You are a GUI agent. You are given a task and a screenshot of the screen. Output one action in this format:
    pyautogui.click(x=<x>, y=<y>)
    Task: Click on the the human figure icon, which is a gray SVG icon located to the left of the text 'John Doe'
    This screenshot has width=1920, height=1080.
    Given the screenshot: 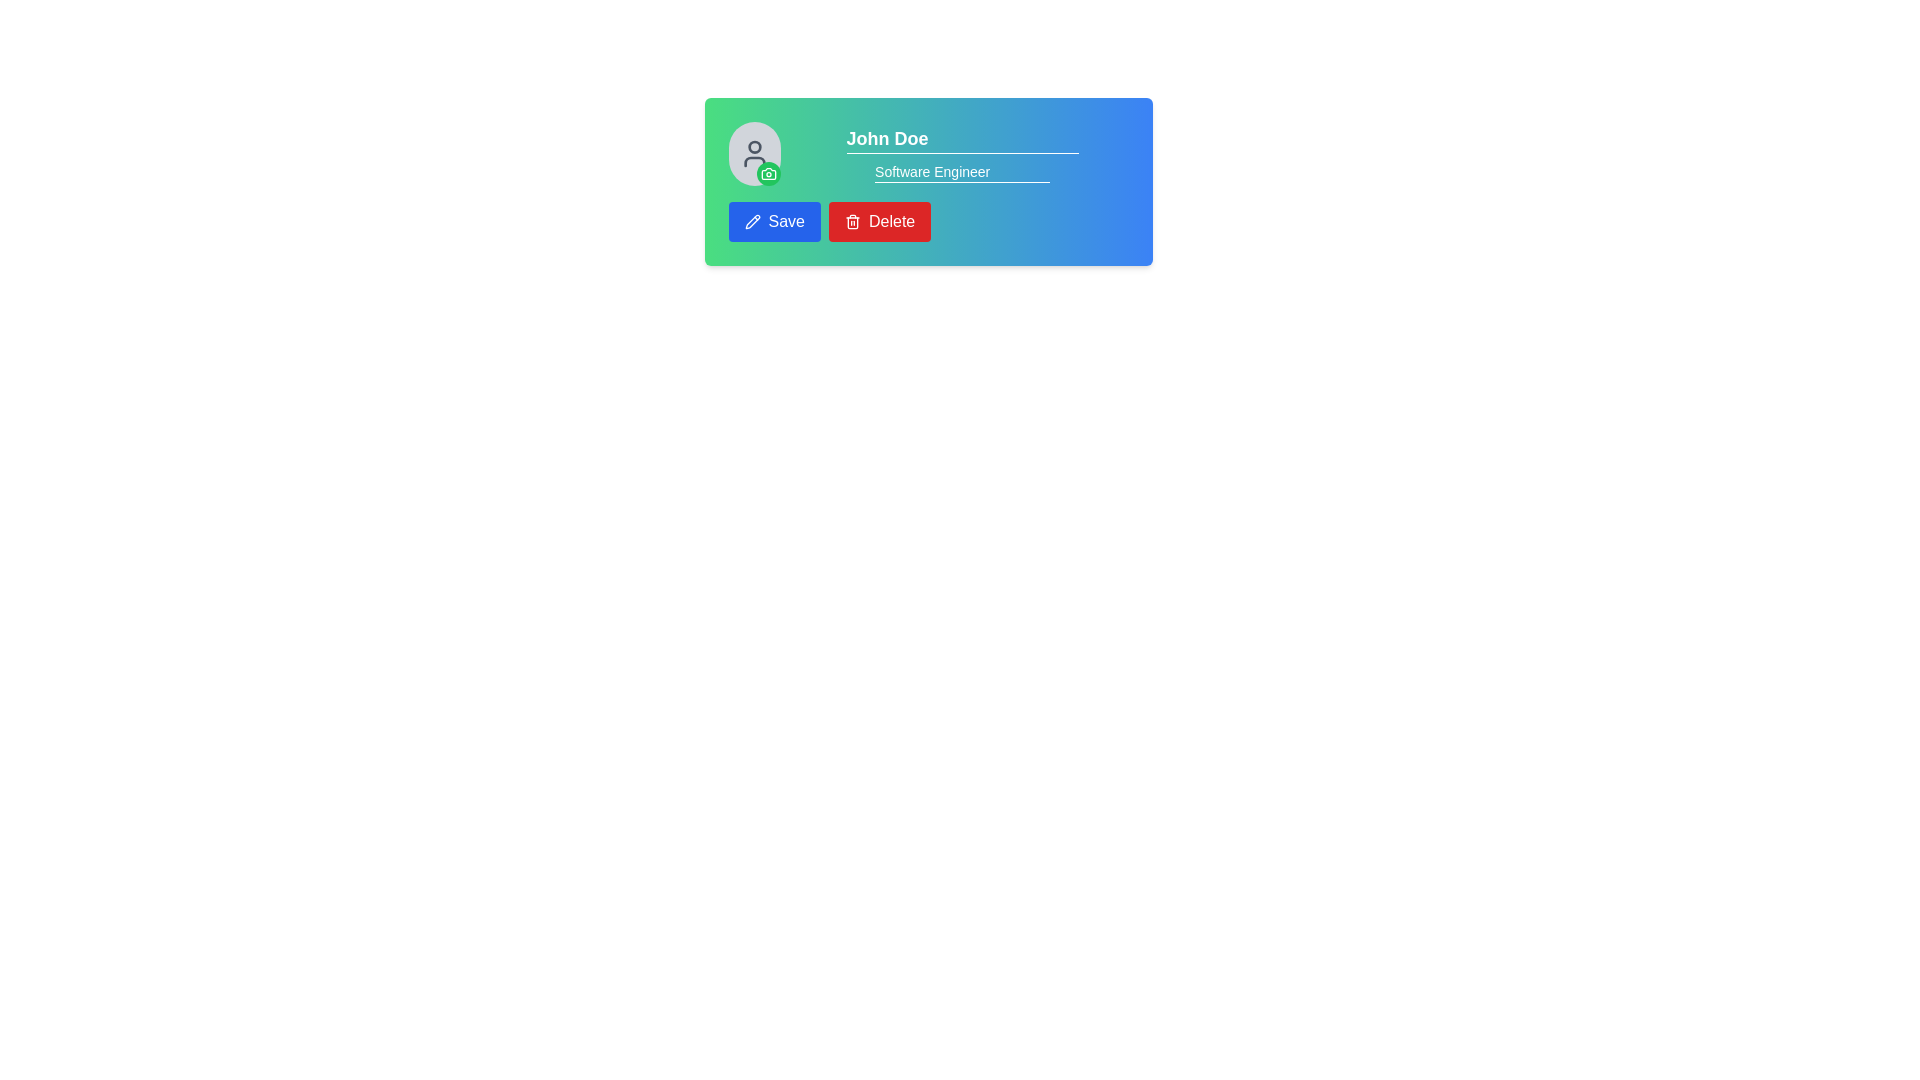 What is the action you would take?
    pyautogui.click(x=753, y=153)
    